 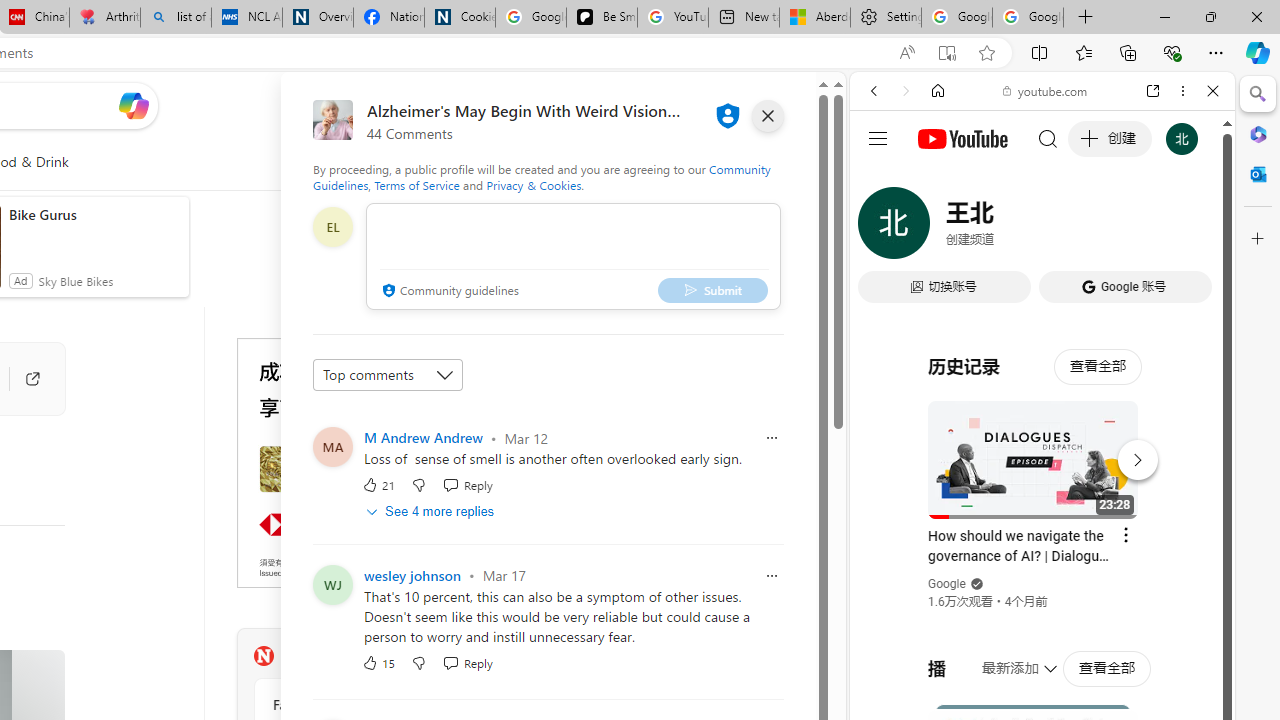 What do you see at coordinates (1257, 238) in the screenshot?
I see `'Close Customize pane'` at bounding box center [1257, 238].